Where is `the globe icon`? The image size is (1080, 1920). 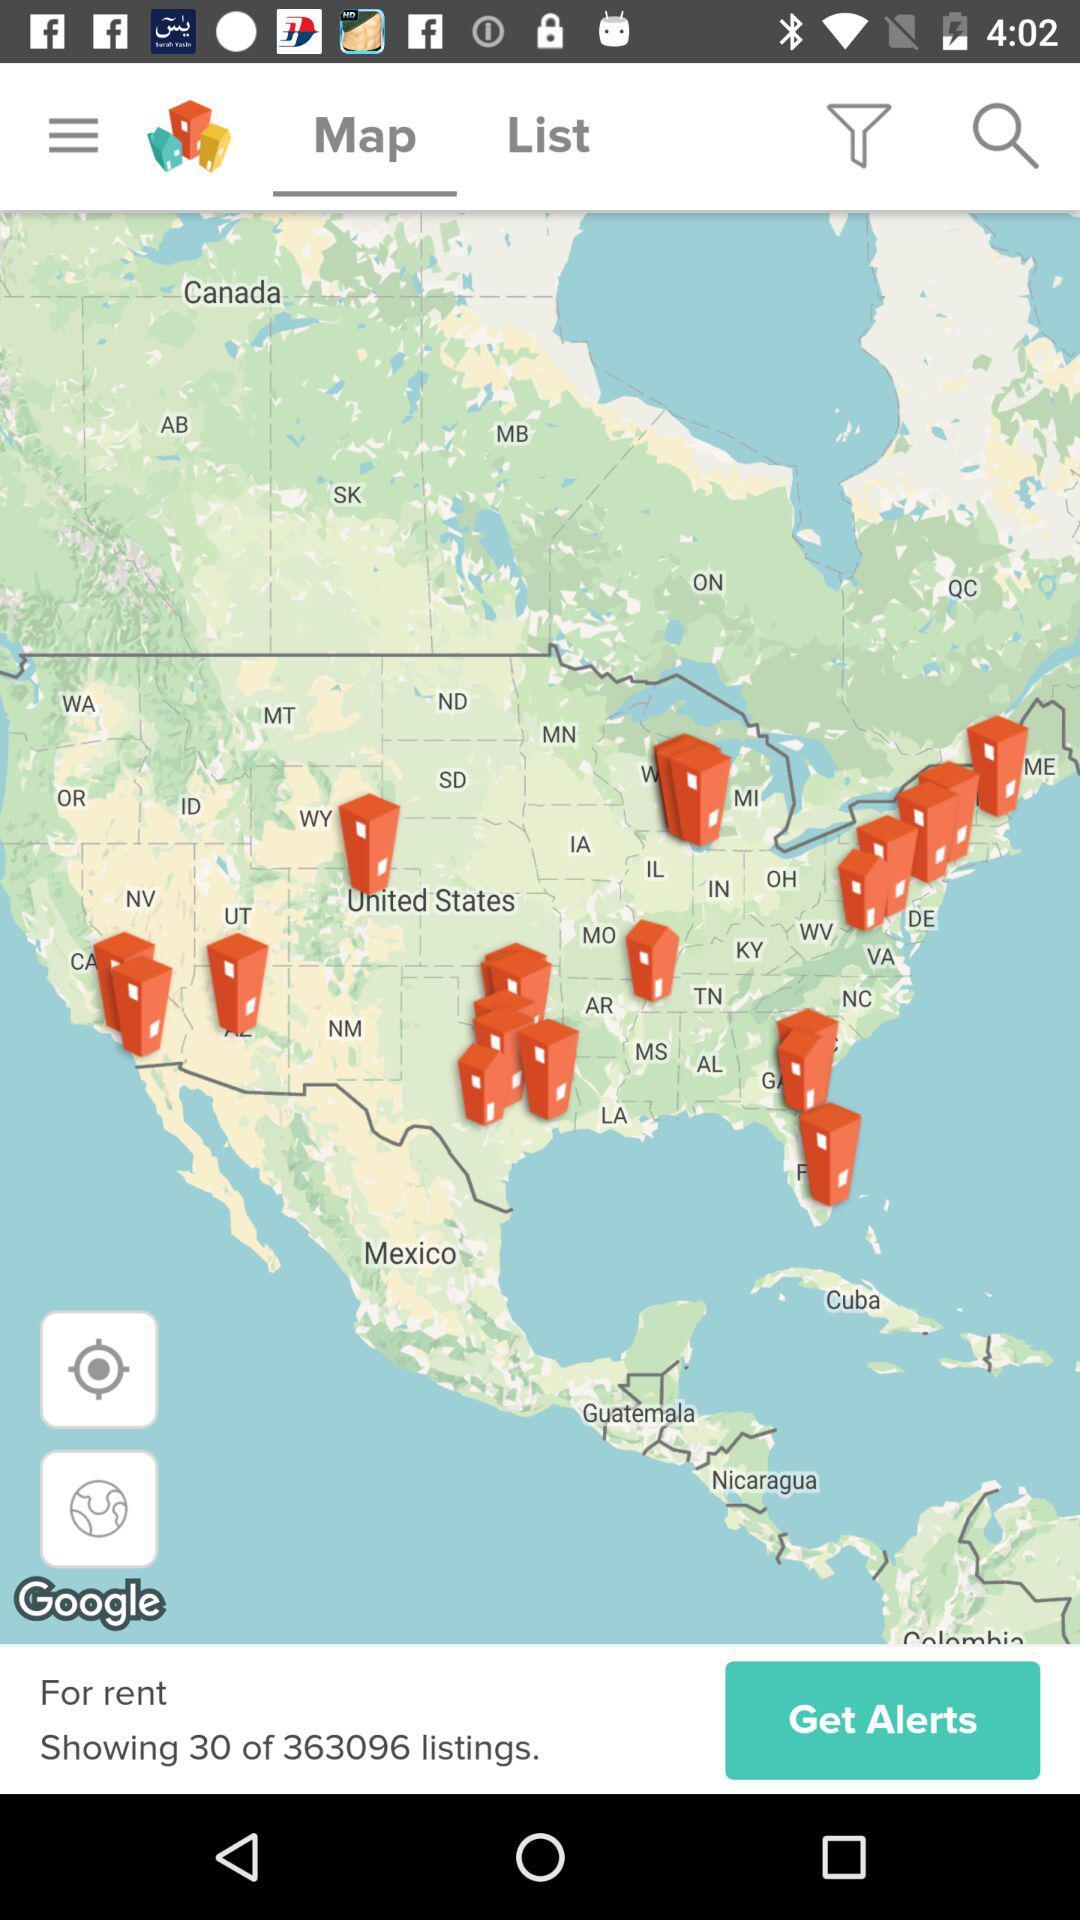
the globe icon is located at coordinates (99, 1508).